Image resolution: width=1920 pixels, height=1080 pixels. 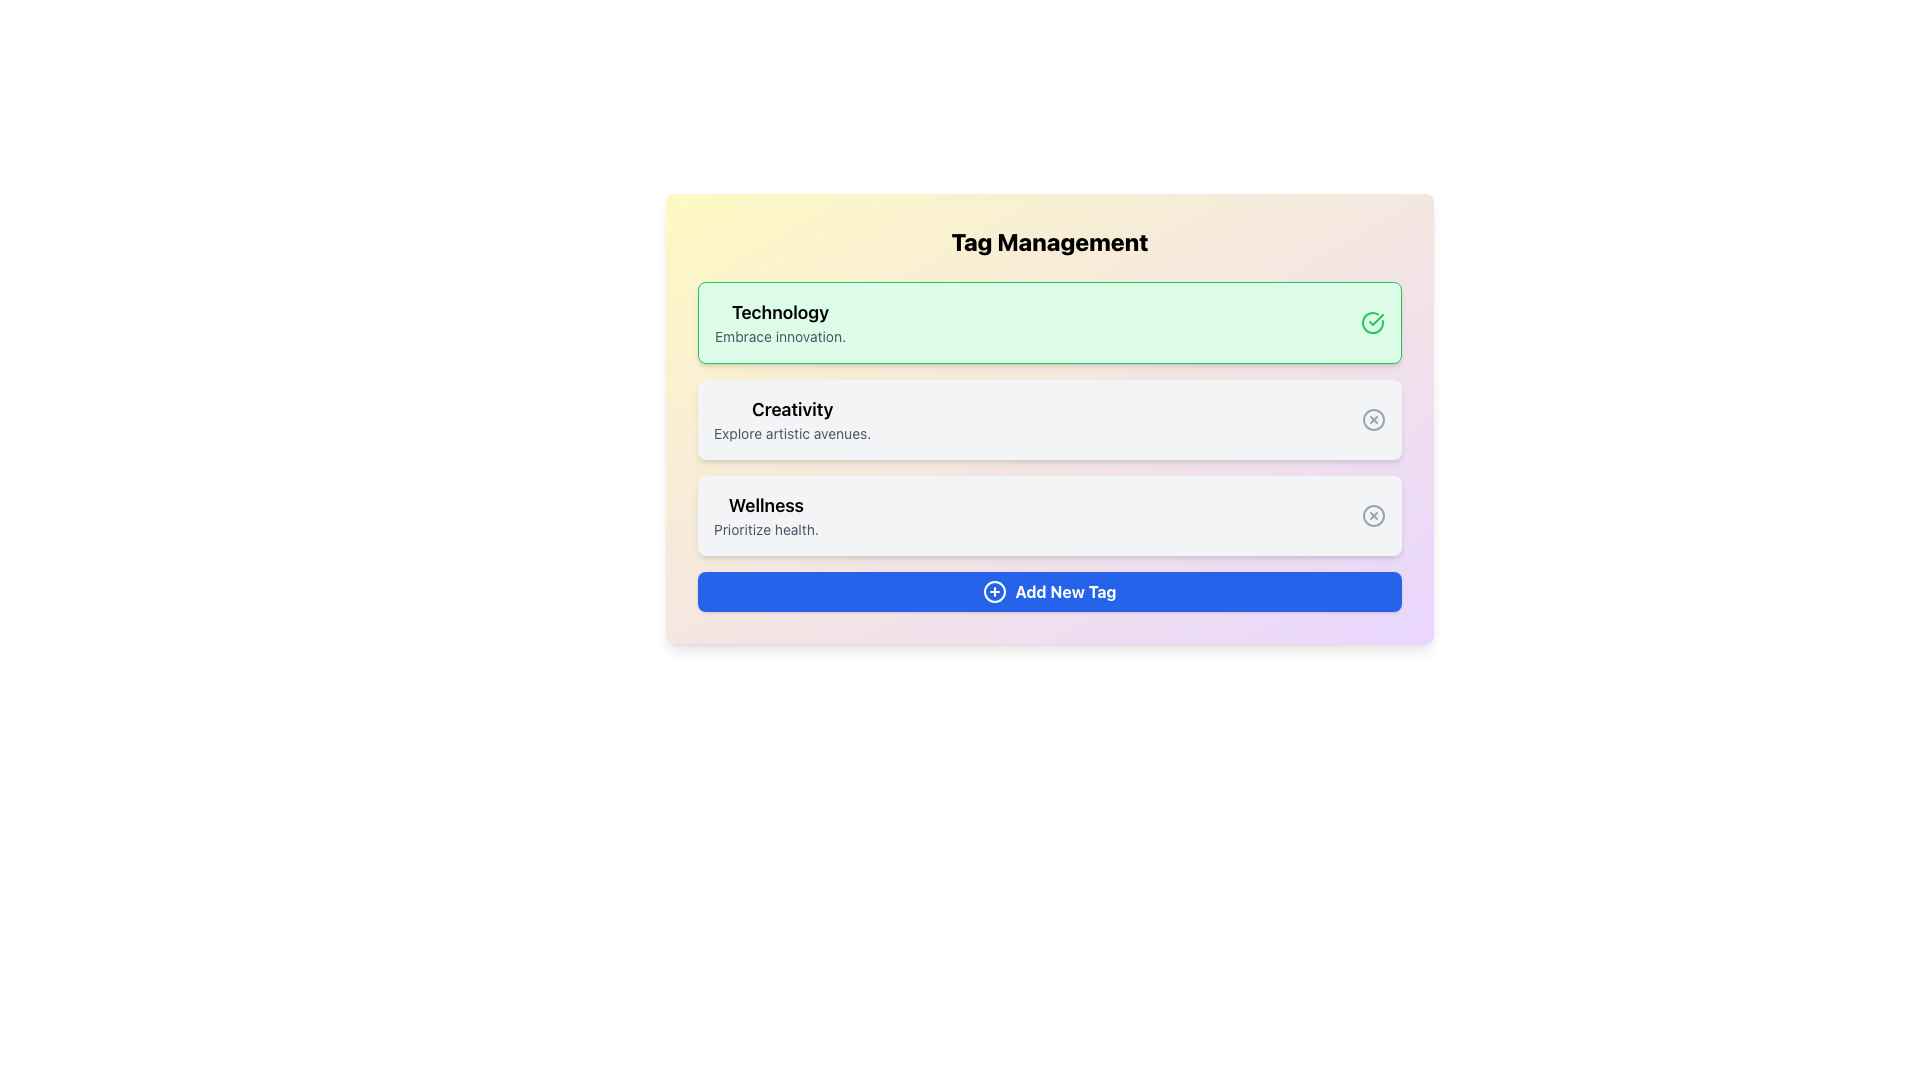 What do you see at coordinates (791, 419) in the screenshot?
I see `the category label Content block that is the second entry in a vertical list of cards, located between the 'Technology' and 'Wellness' cards` at bounding box center [791, 419].